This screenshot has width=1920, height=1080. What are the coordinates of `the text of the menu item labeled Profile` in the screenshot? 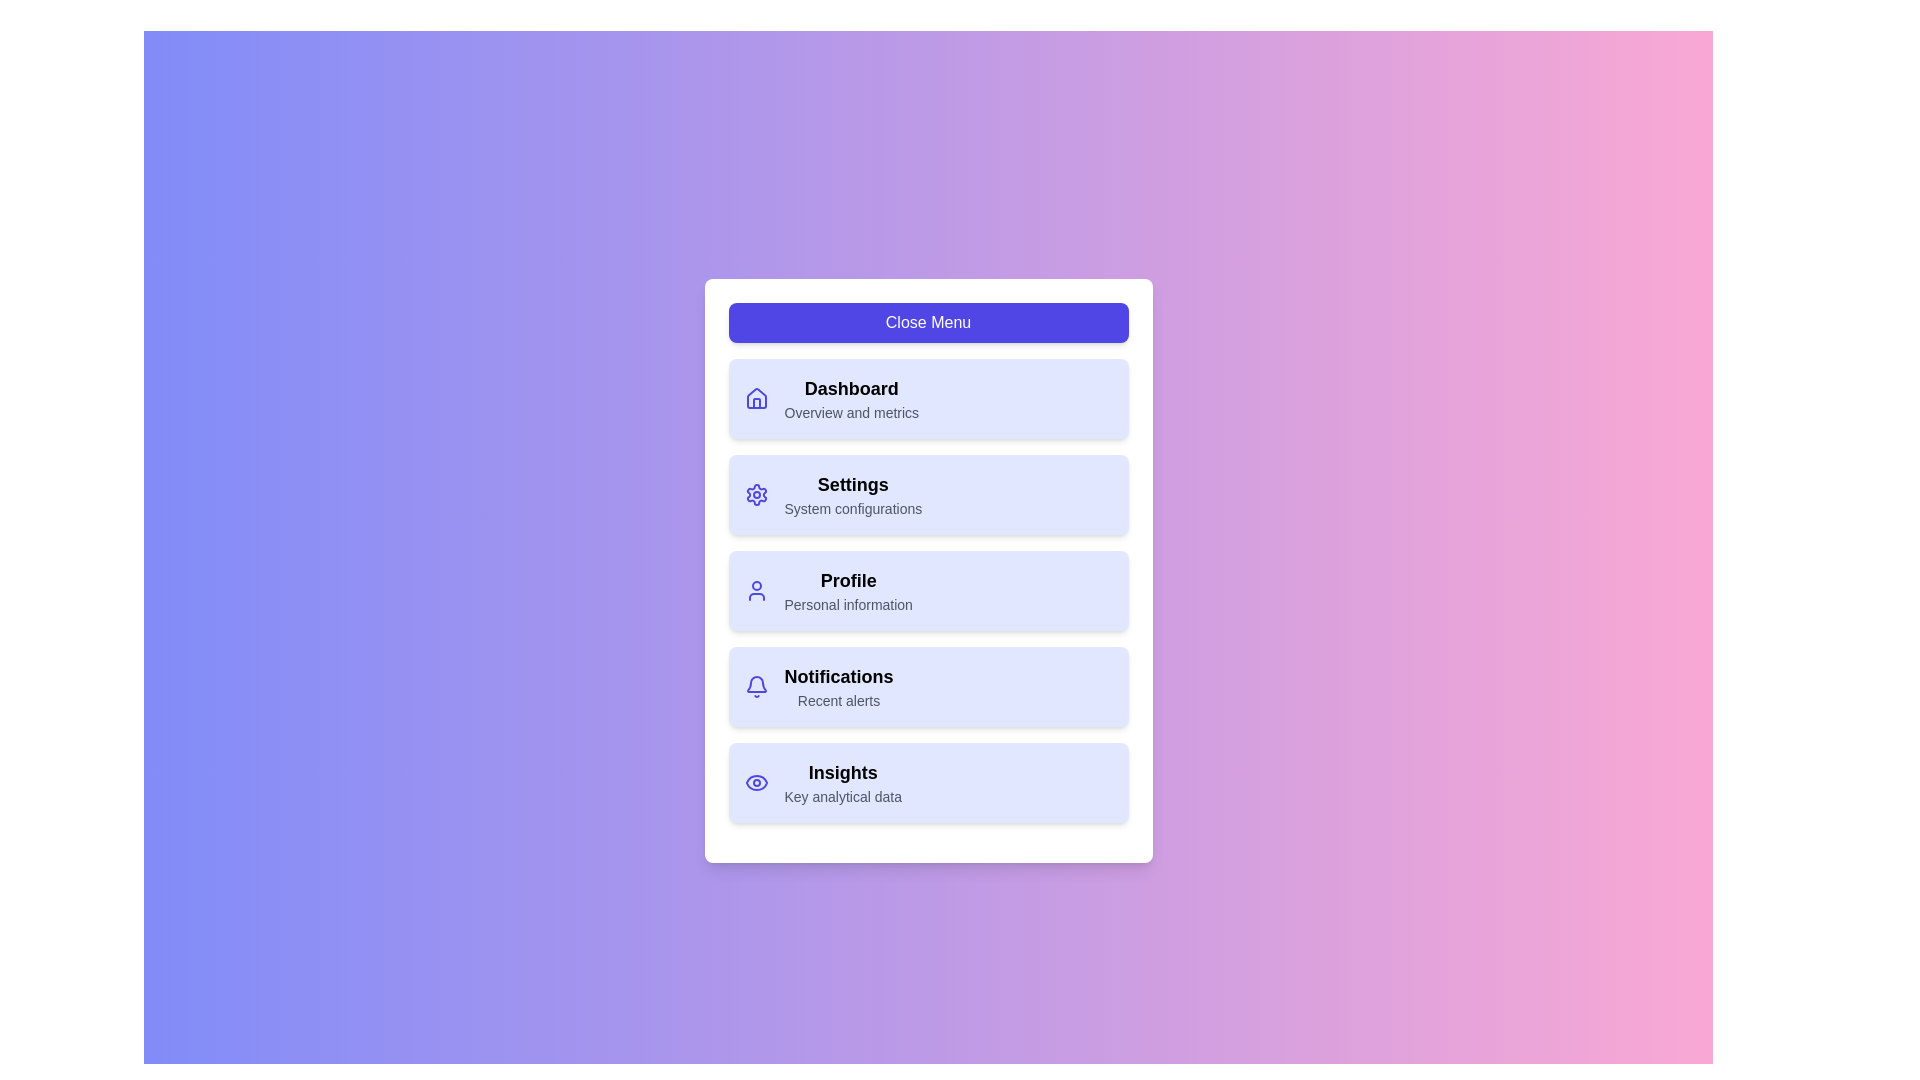 It's located at (848, 581).